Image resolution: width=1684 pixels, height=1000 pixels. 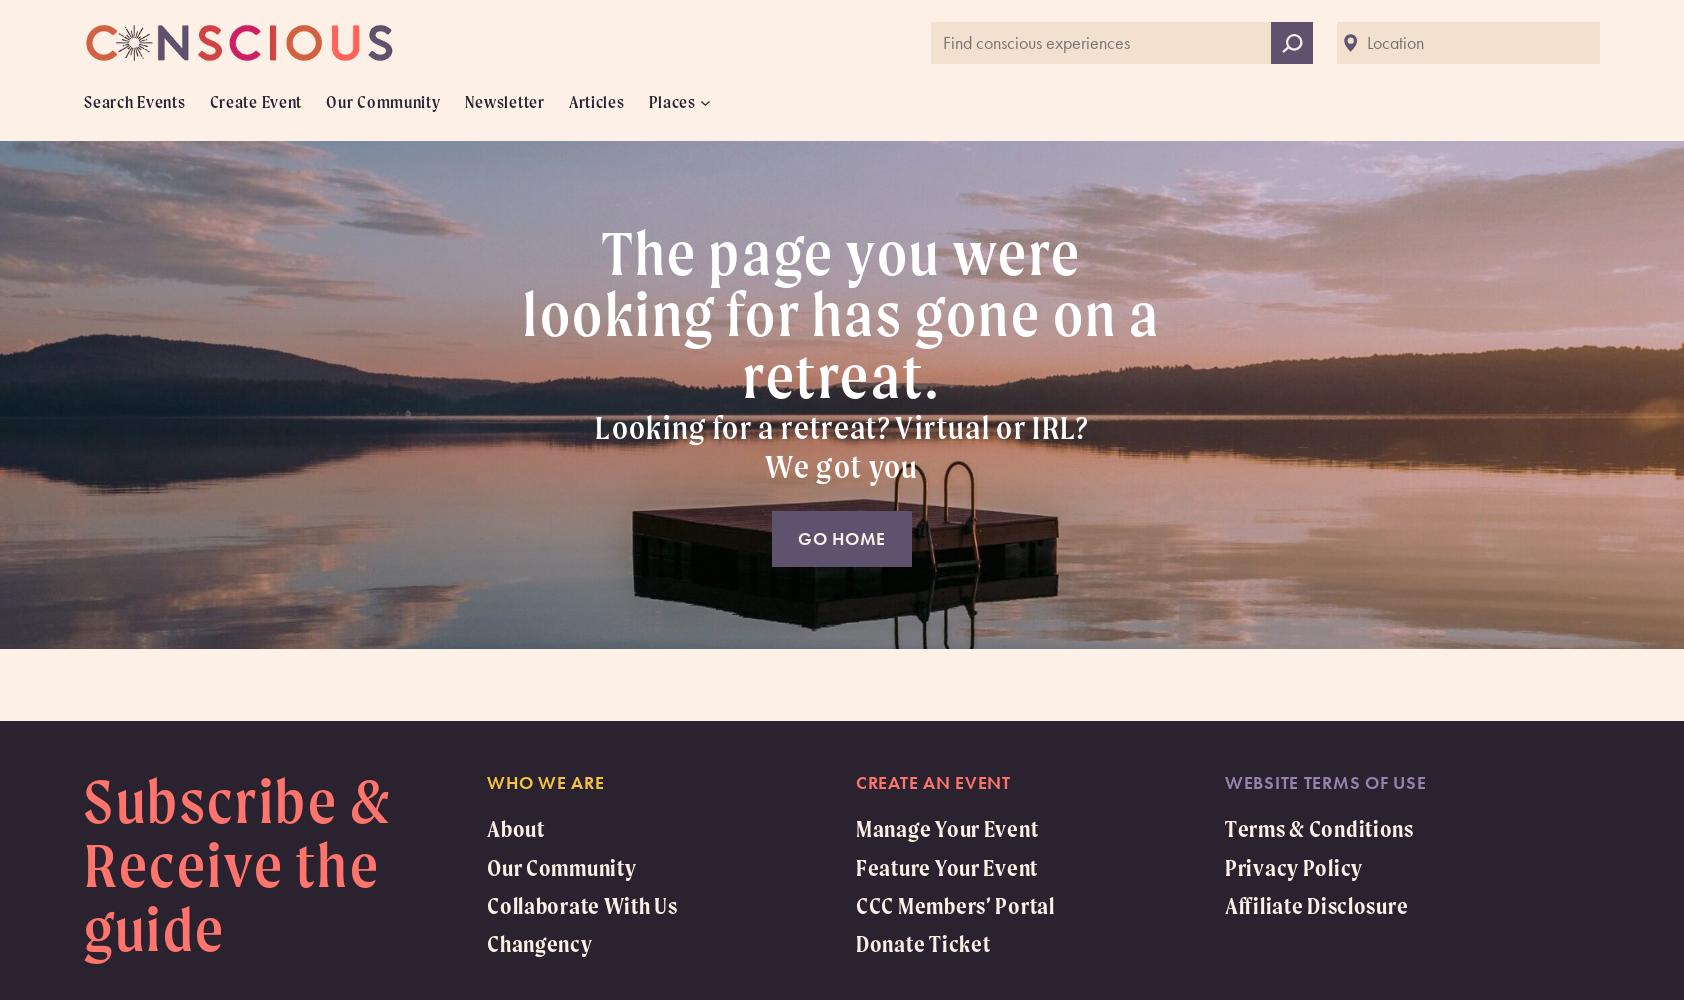 What do you see at coordinates (594, 100) in the screenshot?
I see `'Articles'` at bounding box center [594, 100].